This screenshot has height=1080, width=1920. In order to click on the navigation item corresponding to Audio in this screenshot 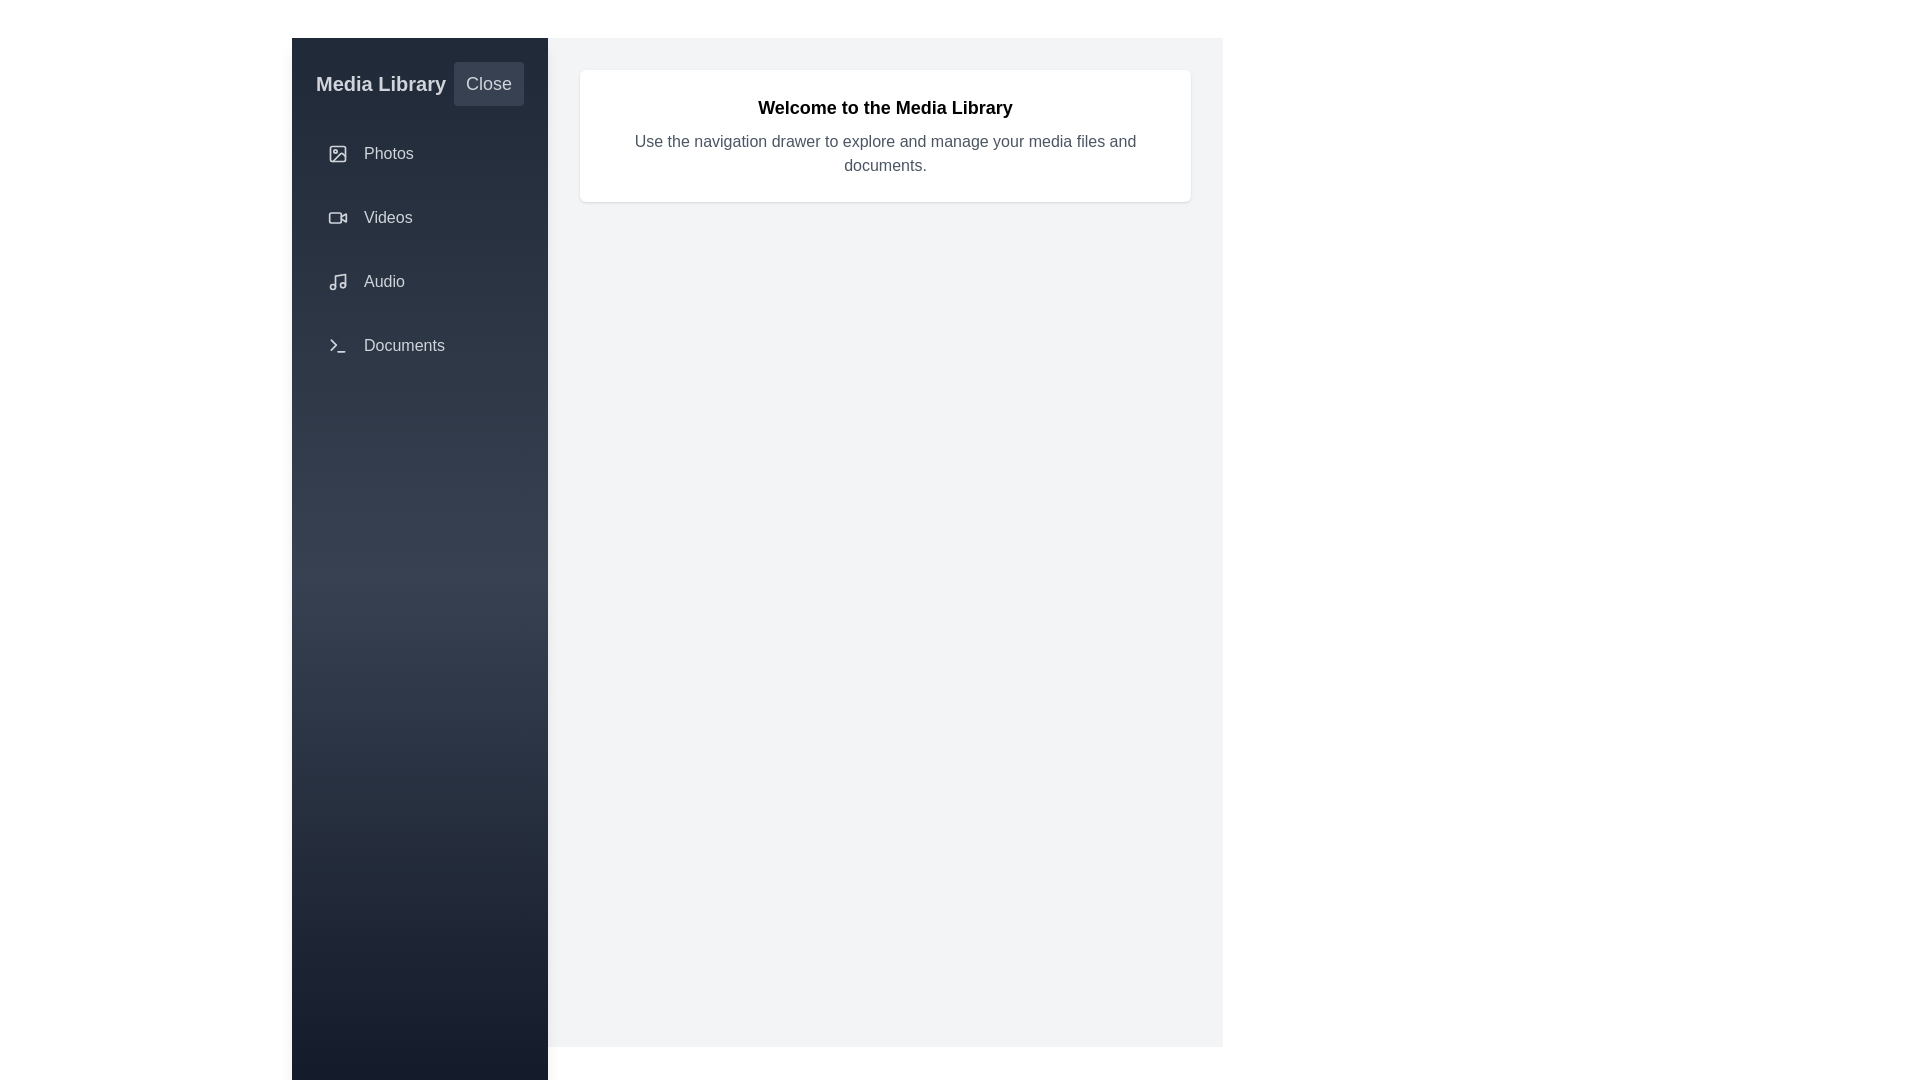, I will do `click(419, 281)`.